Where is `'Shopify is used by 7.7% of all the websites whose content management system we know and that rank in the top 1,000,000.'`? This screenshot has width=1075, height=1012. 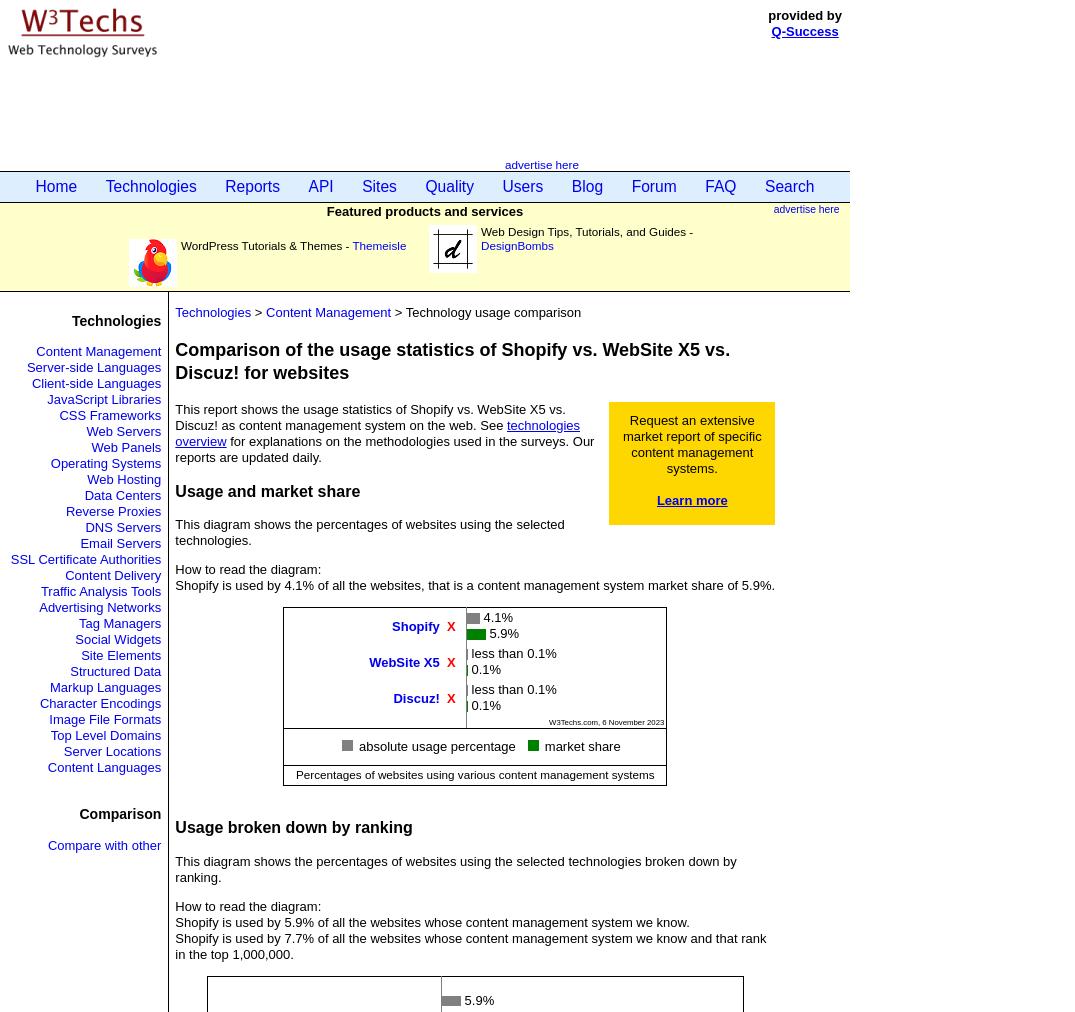 'Shopify is used by 7.7% of all the websites whose content management system we know and that rank in the top 1,000,000.' is located at coordinates (470, 945).